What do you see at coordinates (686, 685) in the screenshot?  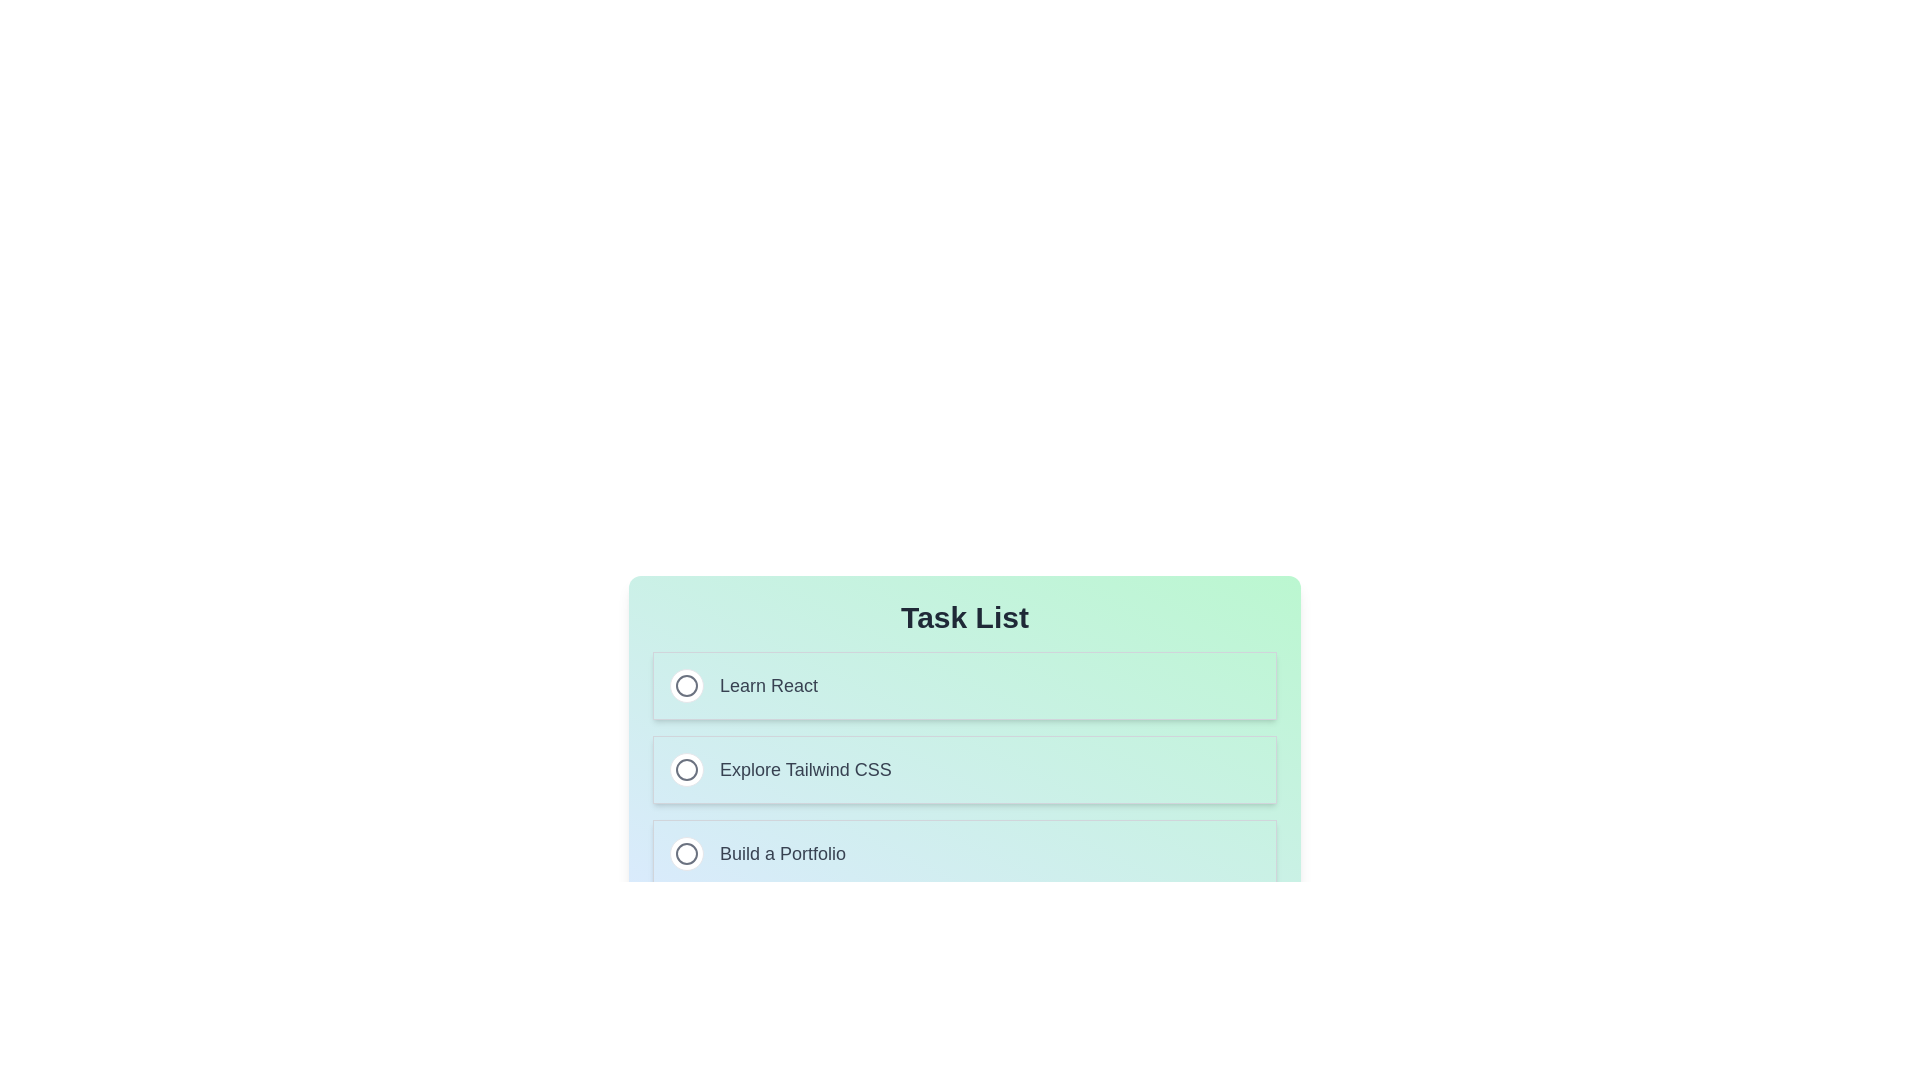 I see `the circular indicator or radio button representing the selection option for 'Learn React' in the task list` at bounding box center [686, 685].